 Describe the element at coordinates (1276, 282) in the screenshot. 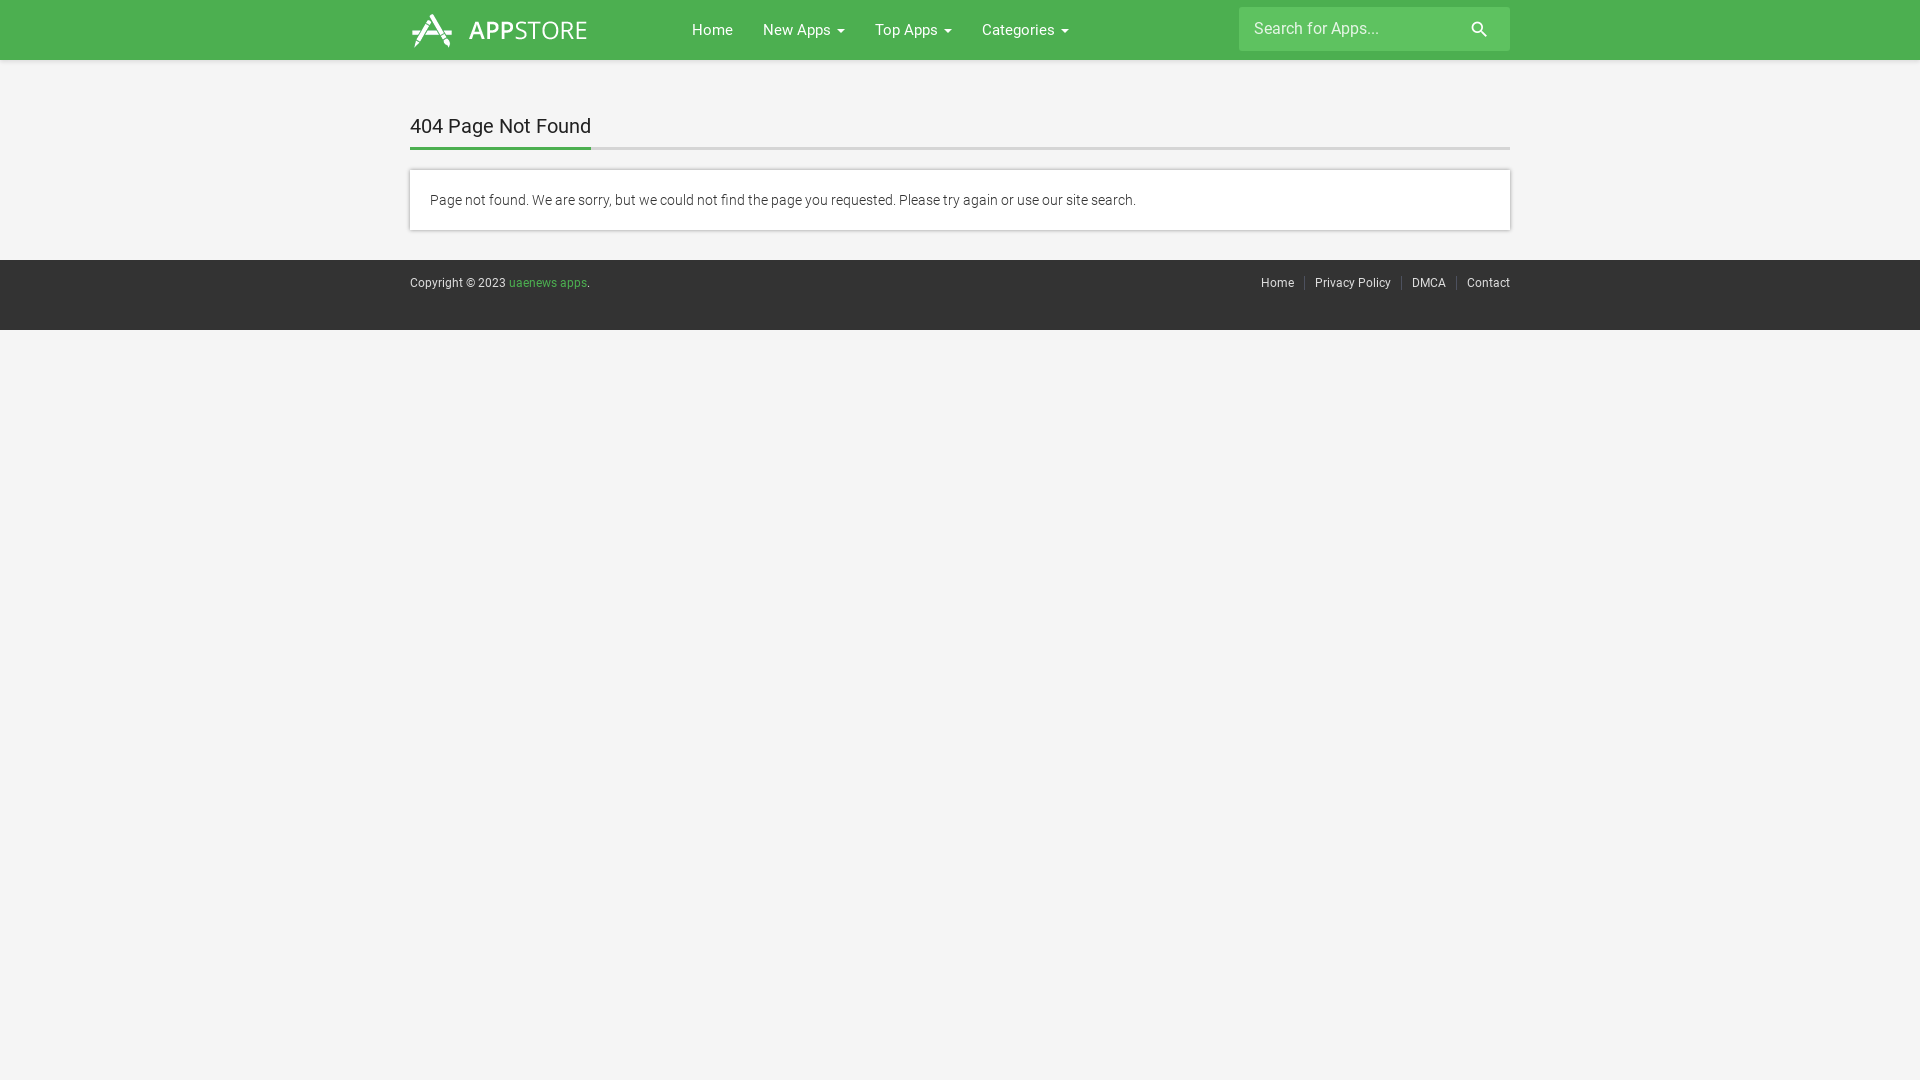

I see `'Home'` at that location.